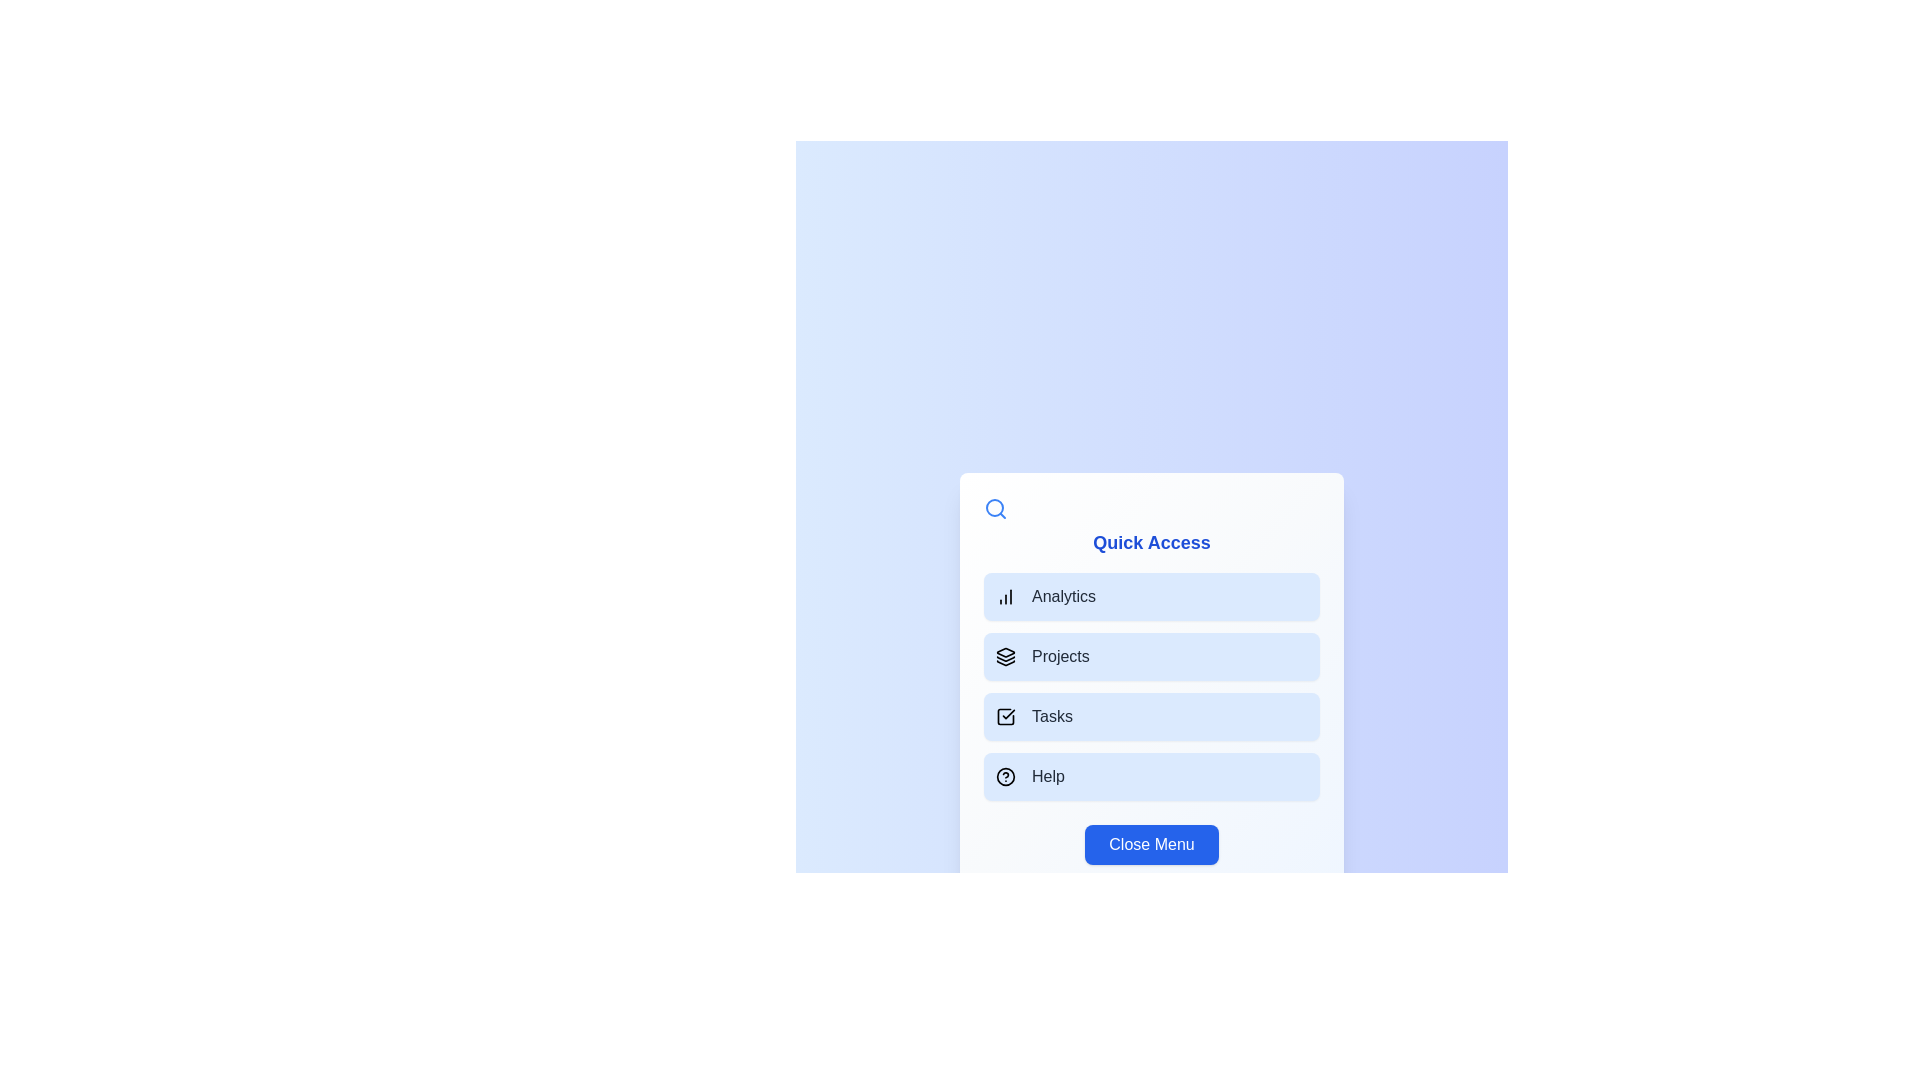 This screenshot has width=1920, height=1080. I want to click on the menu option Help, so click(1152, 775).